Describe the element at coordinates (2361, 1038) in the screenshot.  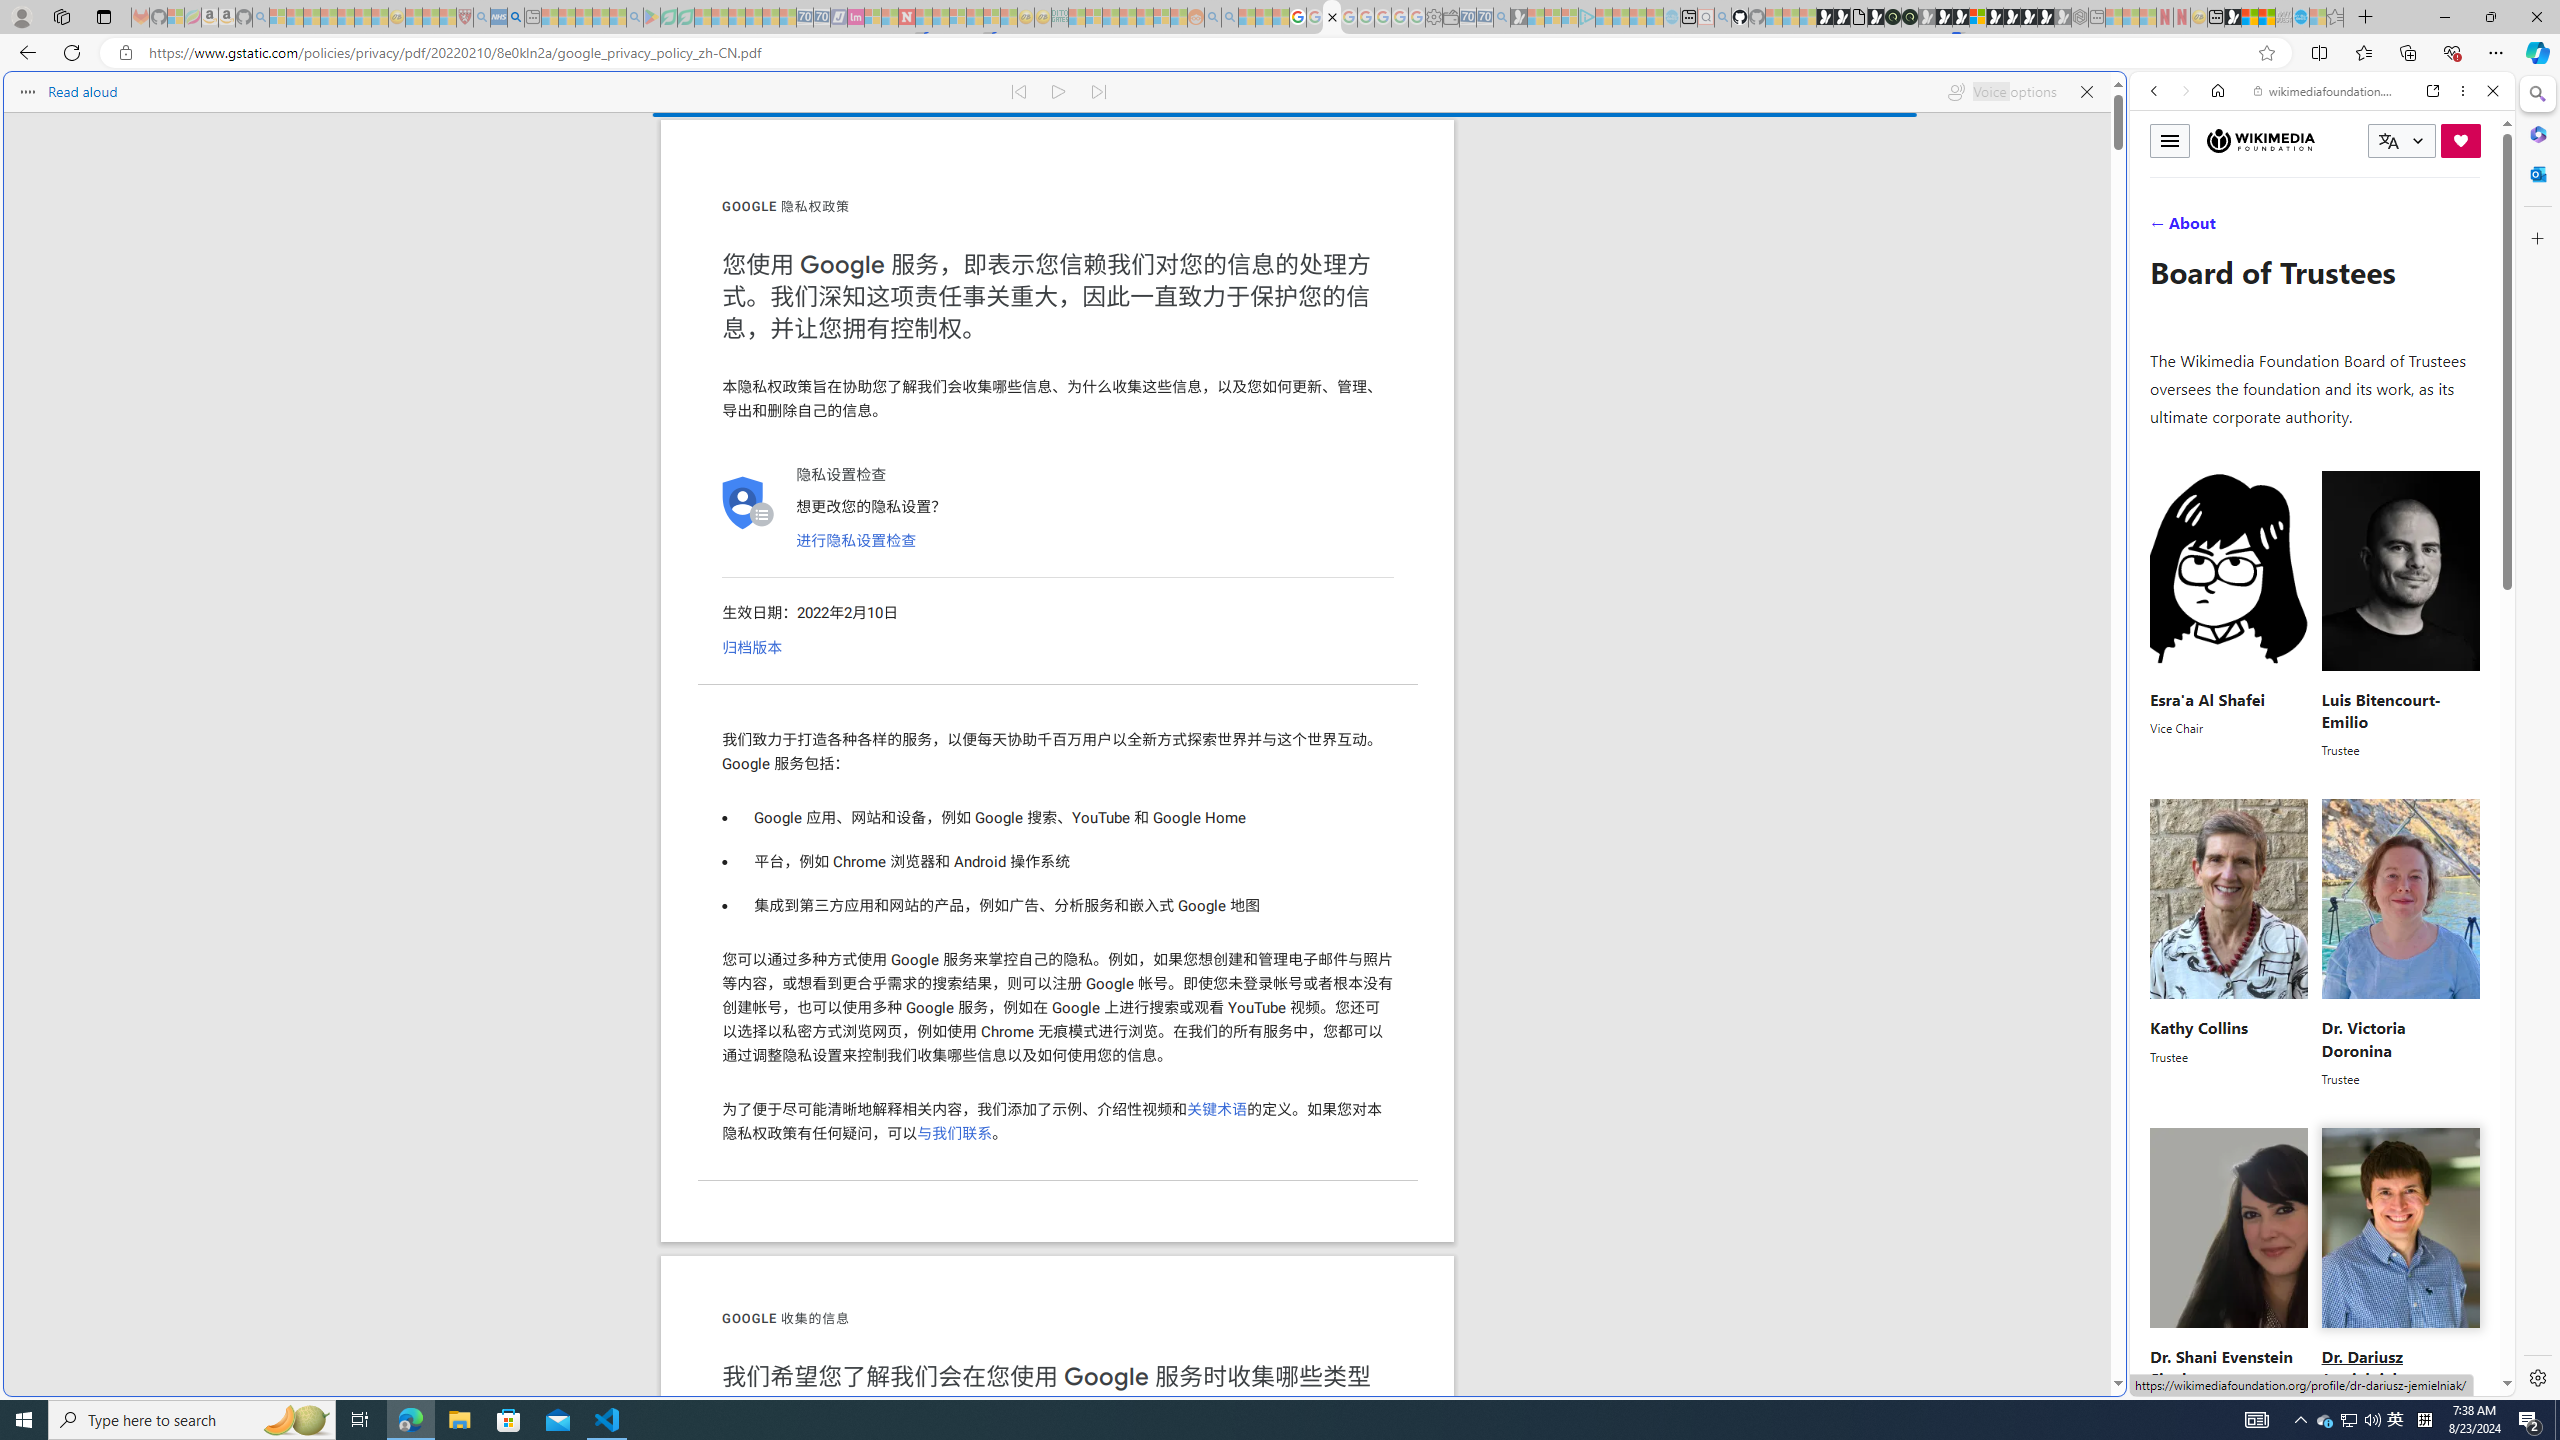
I see `'Dr. Victoria Doronina'` at that location.